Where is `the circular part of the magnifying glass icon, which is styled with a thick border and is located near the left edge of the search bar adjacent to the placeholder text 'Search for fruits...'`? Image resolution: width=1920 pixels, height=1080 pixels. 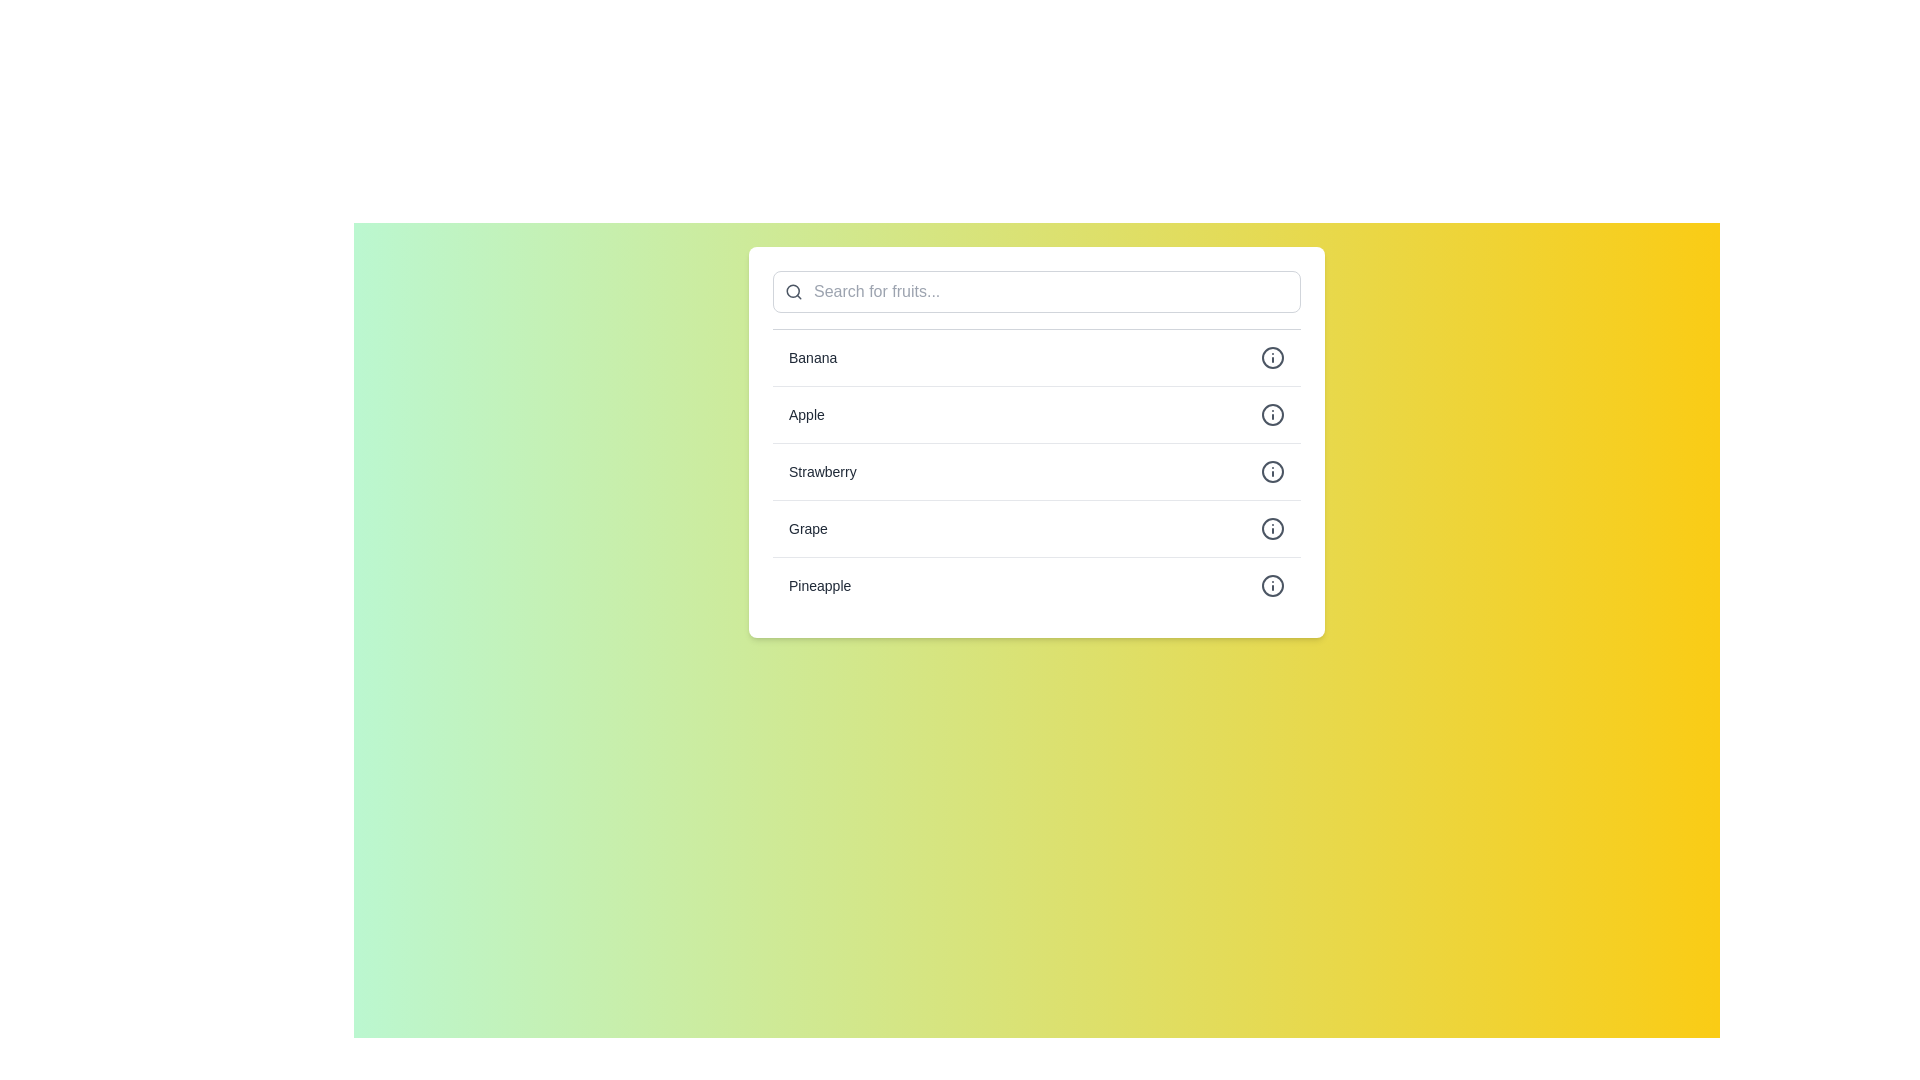
the circular part of the magnifying glass icon, which is styled with a thick border and is located near the left edge of the search bar adjacent to the placeholder text 'Search for fruits...' is located at coordinates (792, 291).